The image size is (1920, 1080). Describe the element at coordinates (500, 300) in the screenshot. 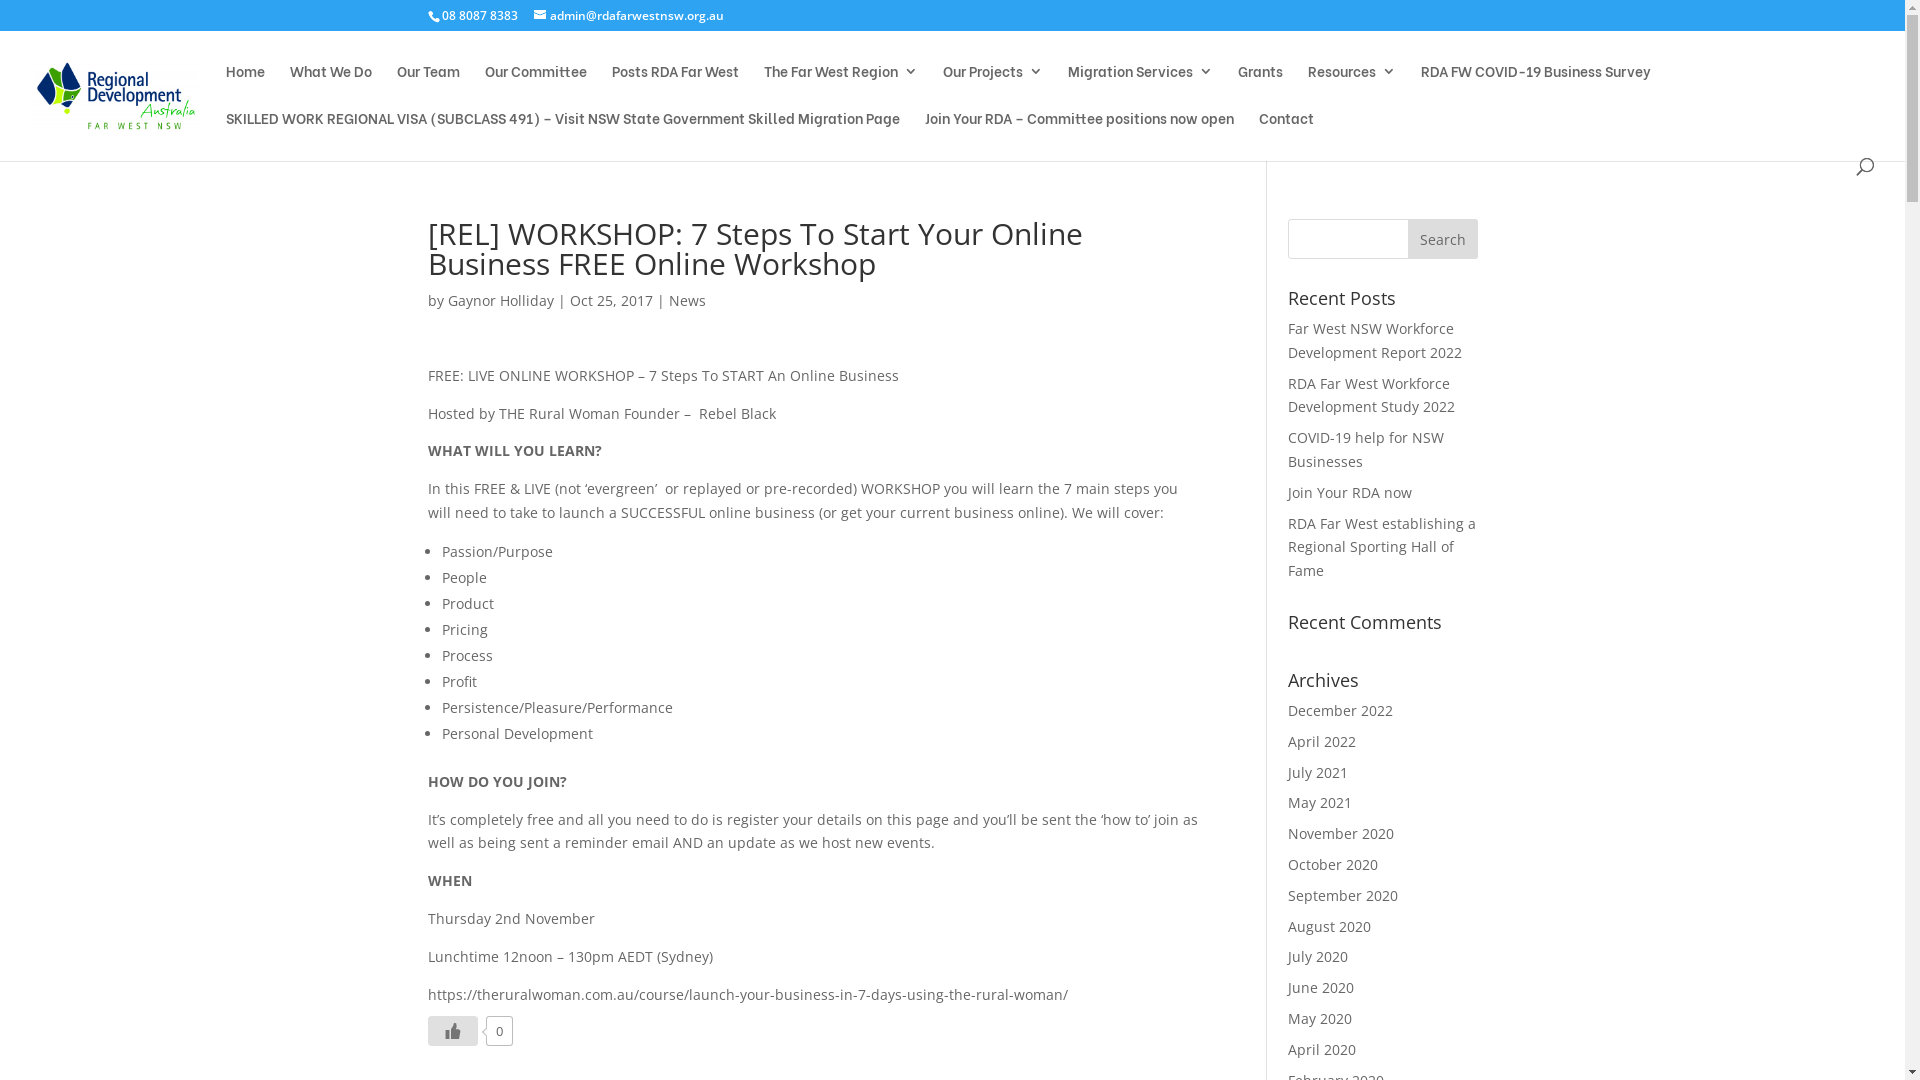

I see `'Gaynor Holliday'` at that location.